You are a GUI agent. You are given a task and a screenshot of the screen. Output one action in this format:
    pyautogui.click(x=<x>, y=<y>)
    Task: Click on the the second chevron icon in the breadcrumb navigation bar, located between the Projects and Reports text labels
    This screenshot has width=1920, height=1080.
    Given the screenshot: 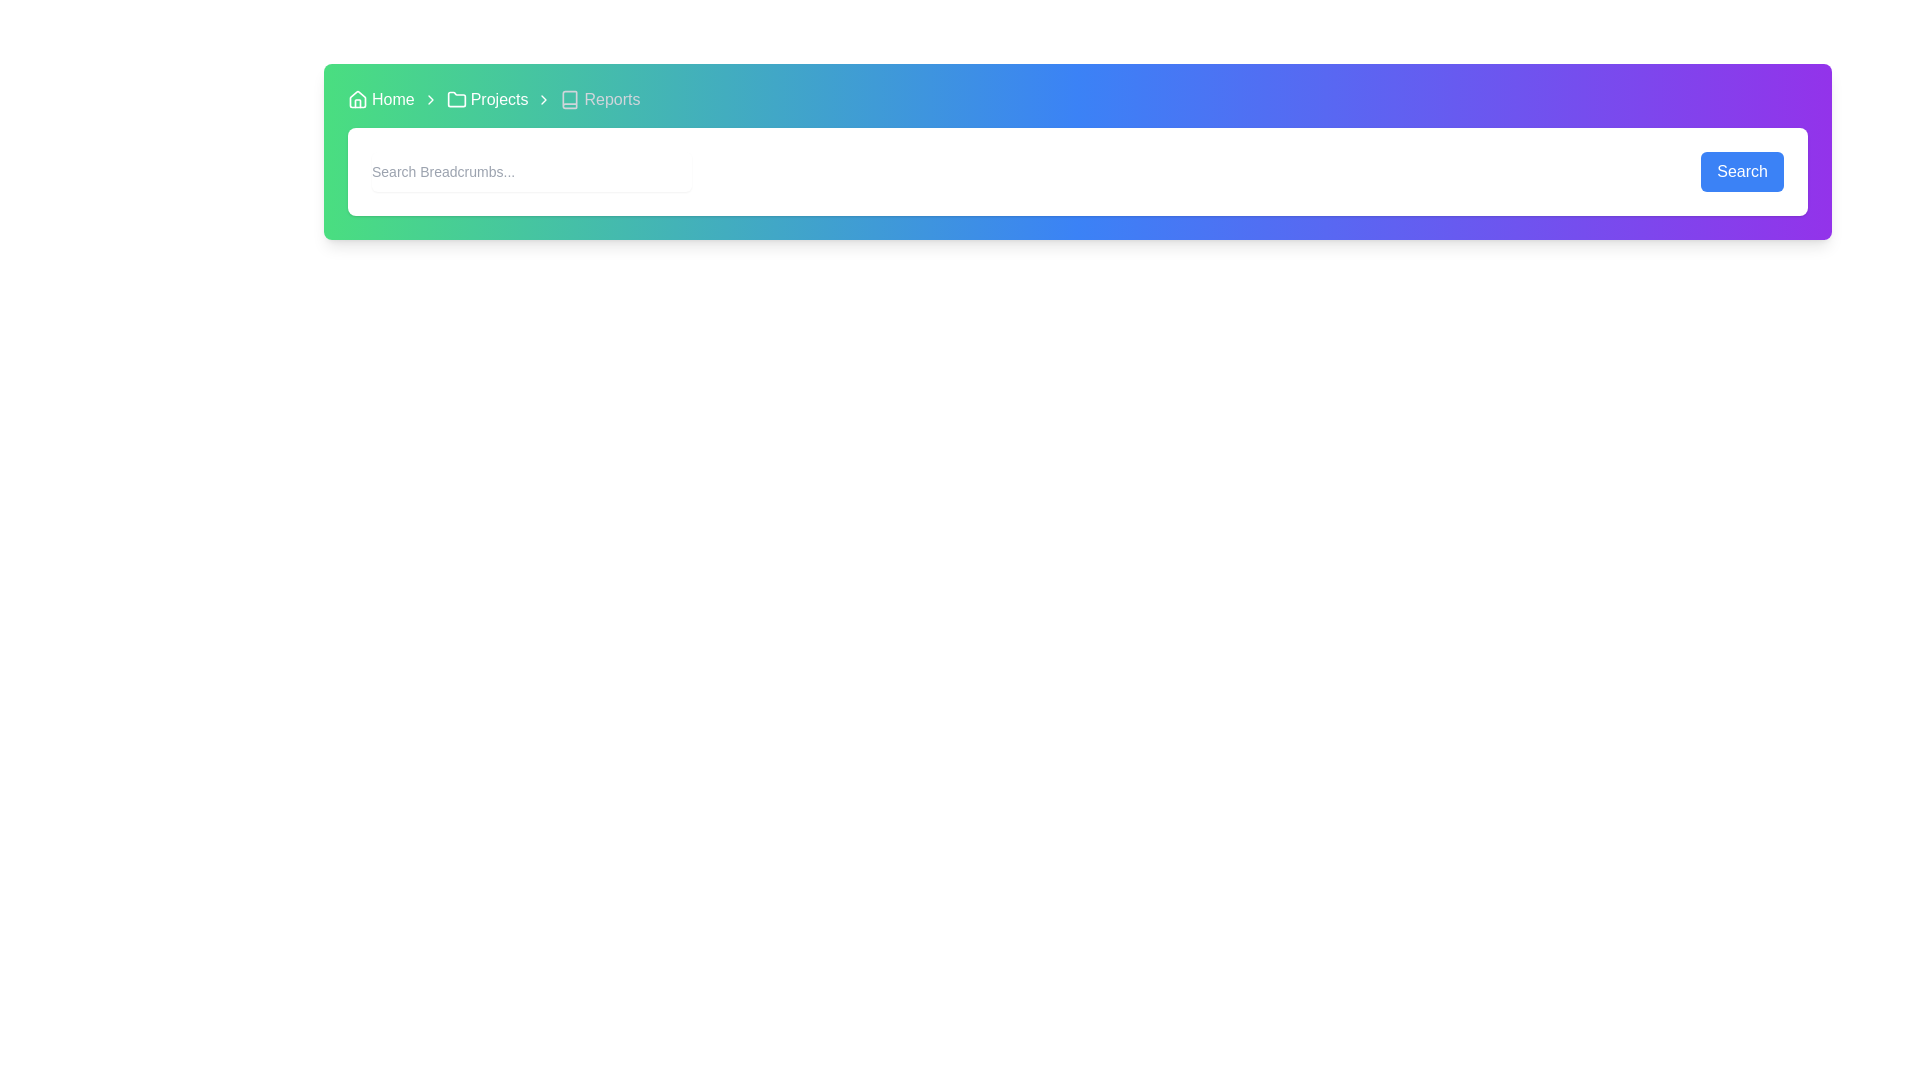 What is the action you would take?
    pyautogui.click(x=544, y=100)
    